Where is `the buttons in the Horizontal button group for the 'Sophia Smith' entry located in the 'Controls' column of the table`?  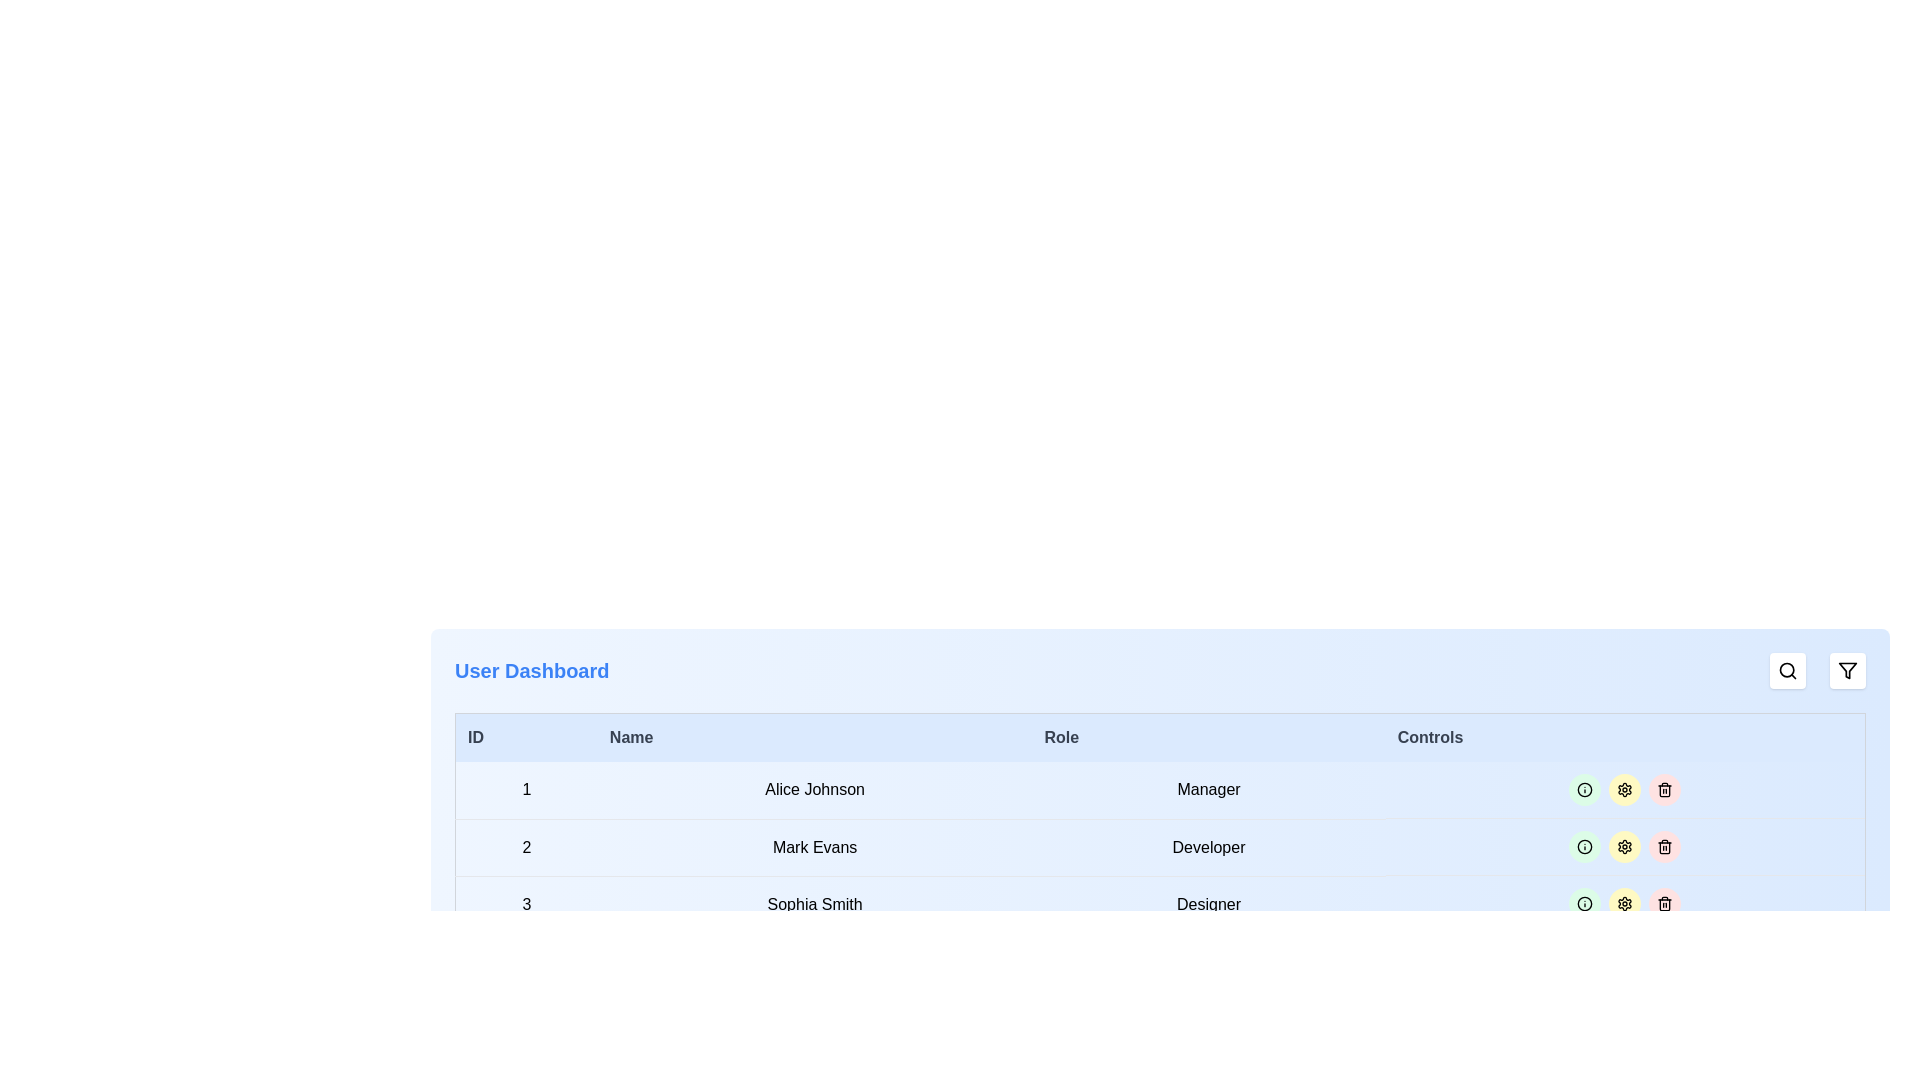
the buttons in the Horizontal button group for the 'Sophia Smith' entry located in the 'Controls' column of the table is located at coordinates (1625, 904).